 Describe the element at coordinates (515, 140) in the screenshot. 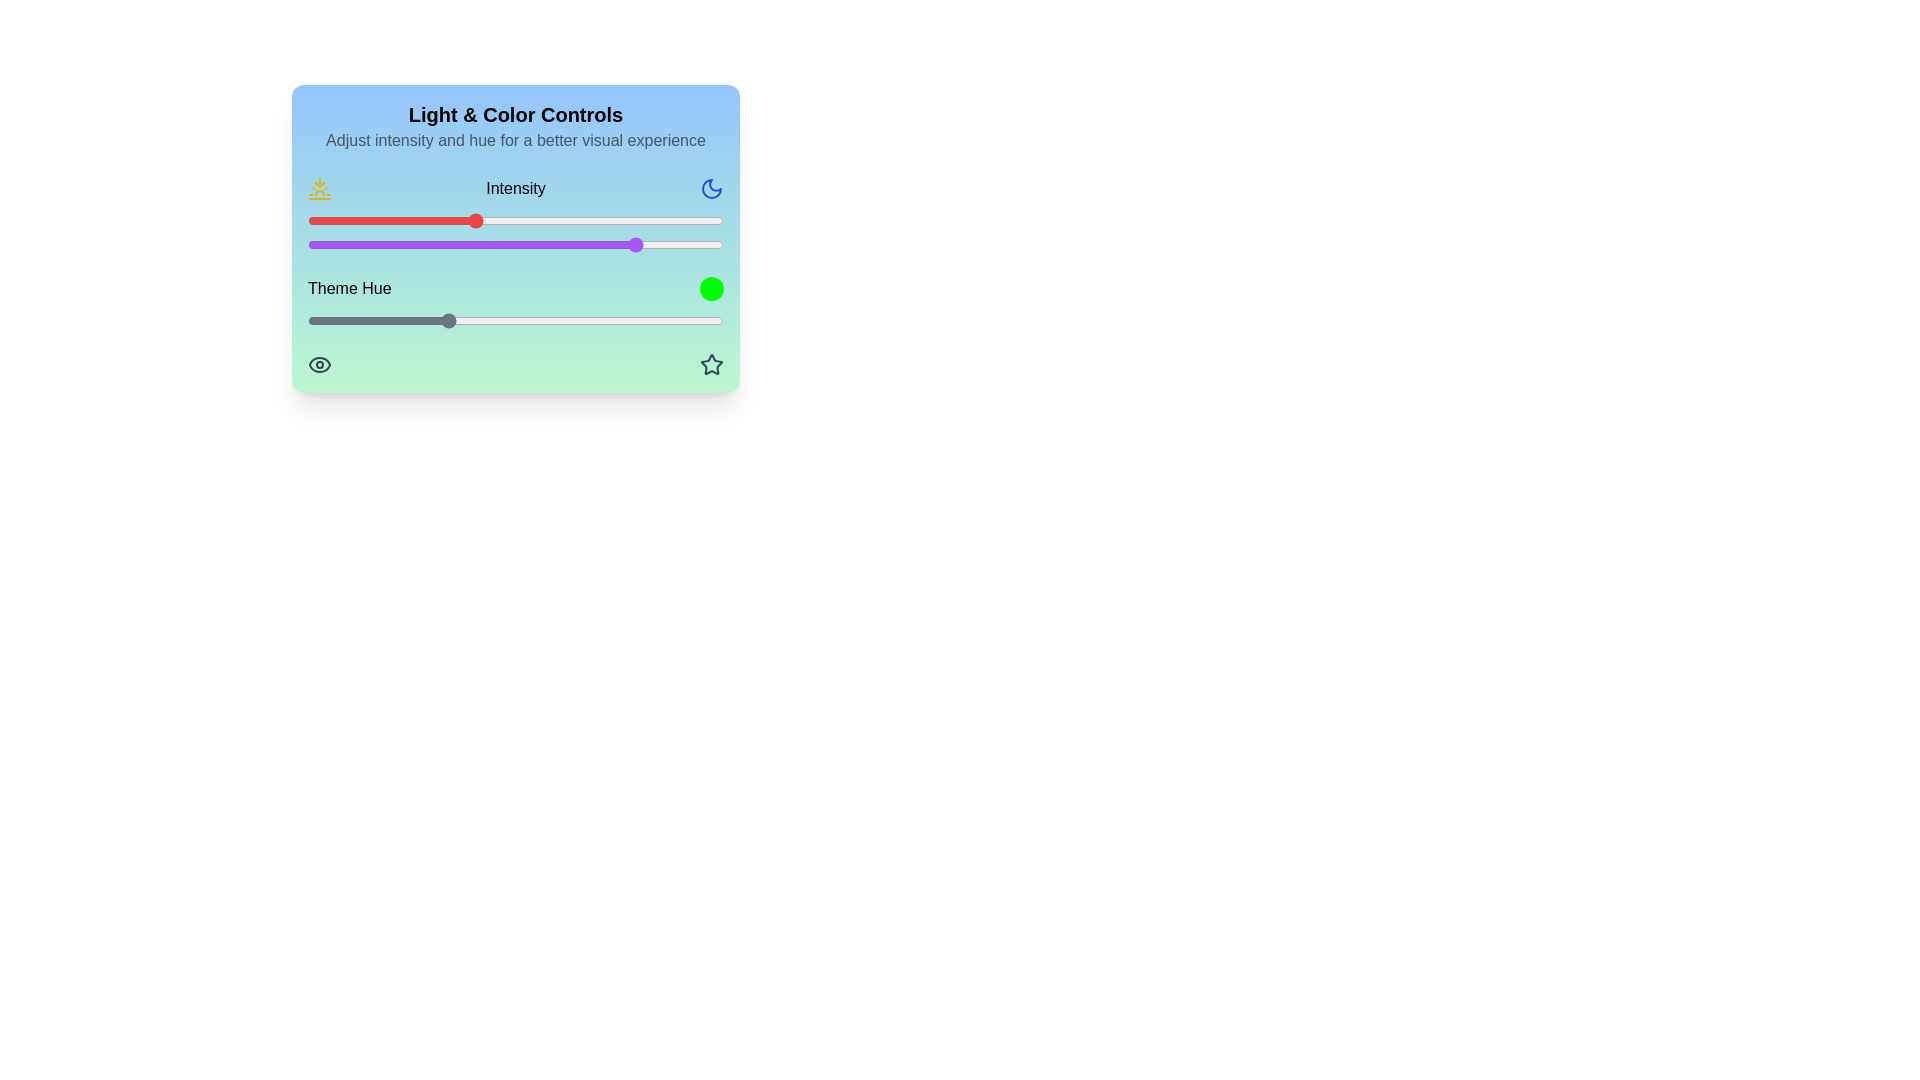

I see `the informative guidance label positioned below 'Light & Color Controls' in the central upper region of the interface card` at that location.